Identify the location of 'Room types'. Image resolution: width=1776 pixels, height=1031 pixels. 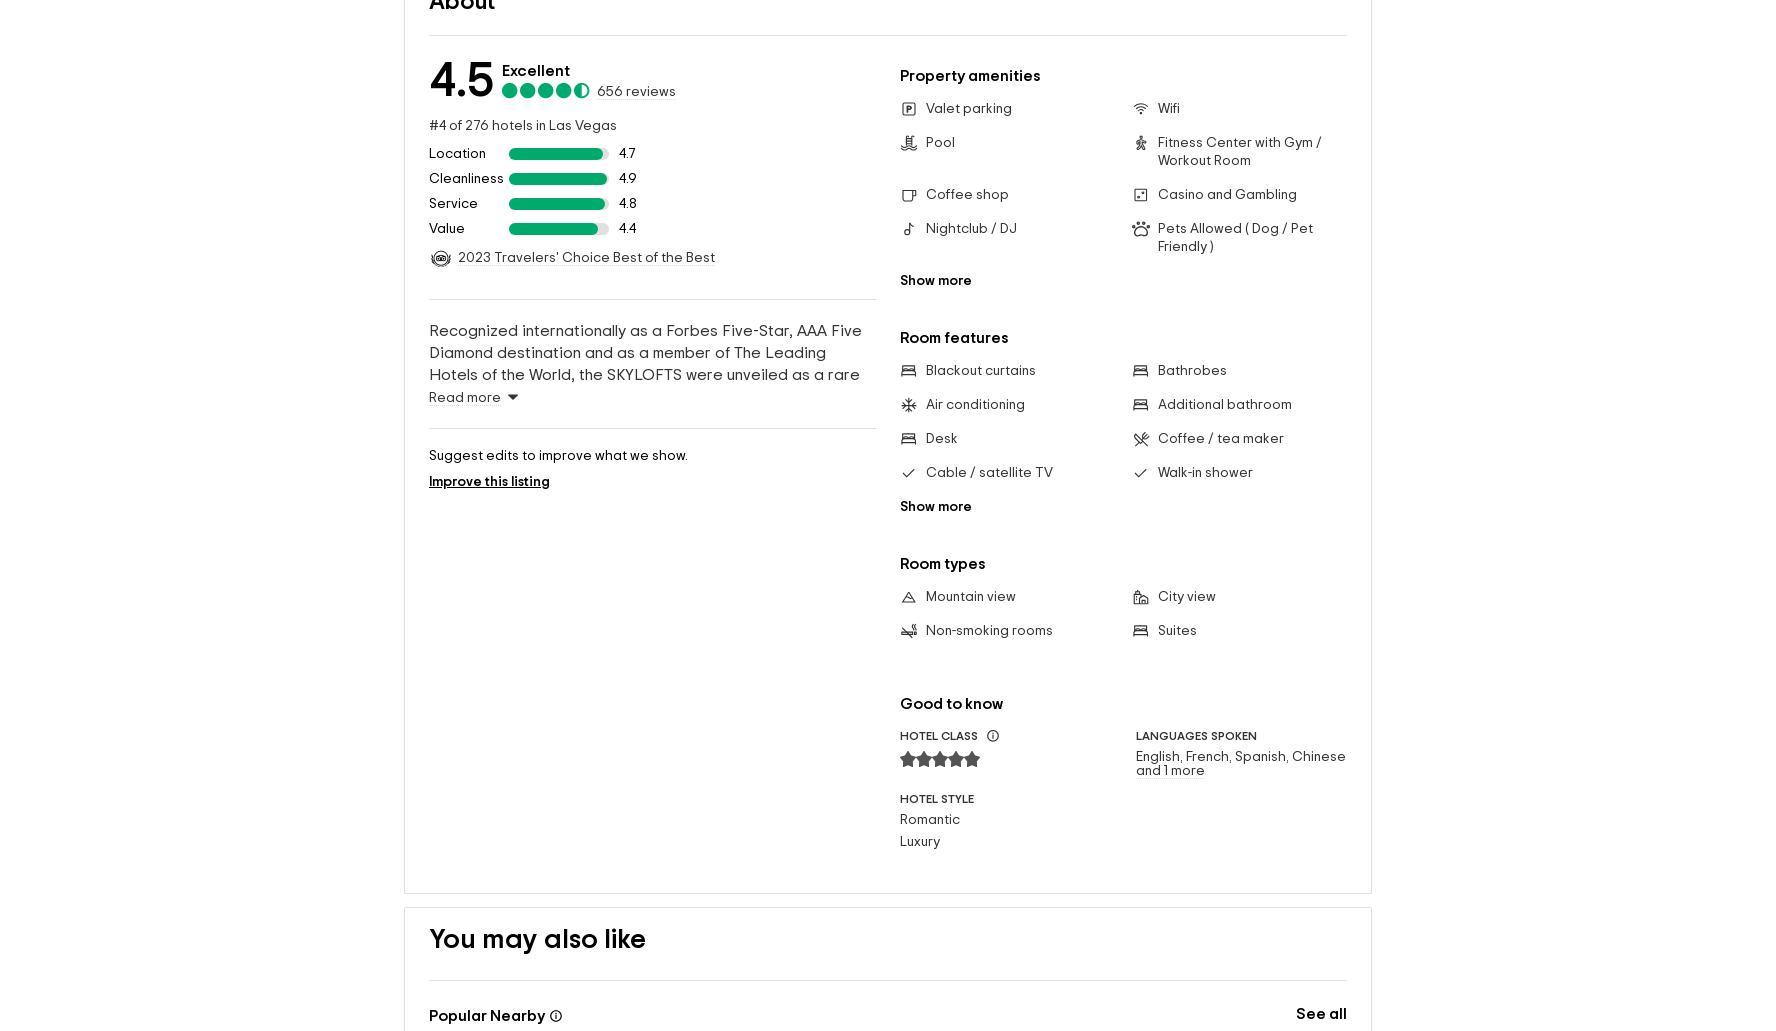
(942, 530).